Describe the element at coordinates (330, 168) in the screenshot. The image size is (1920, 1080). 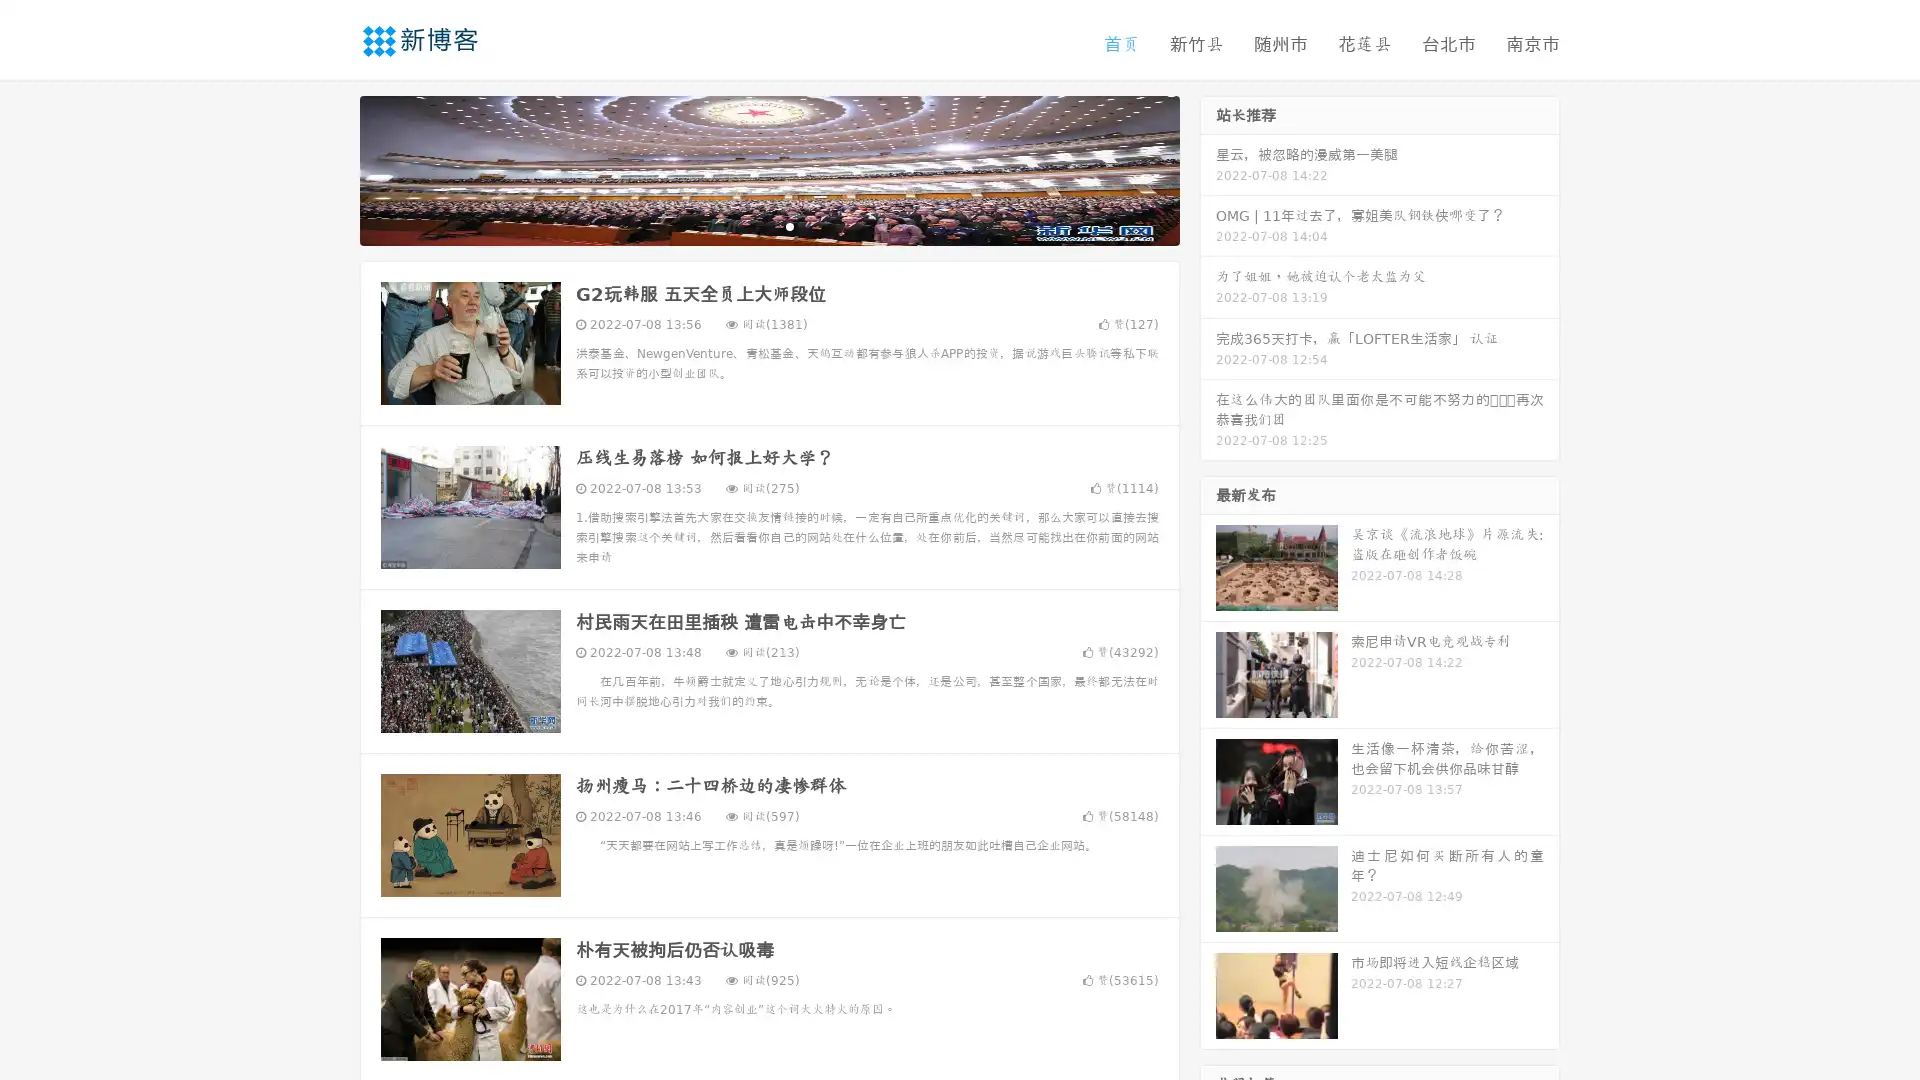
I see `Previous slide` at that location.